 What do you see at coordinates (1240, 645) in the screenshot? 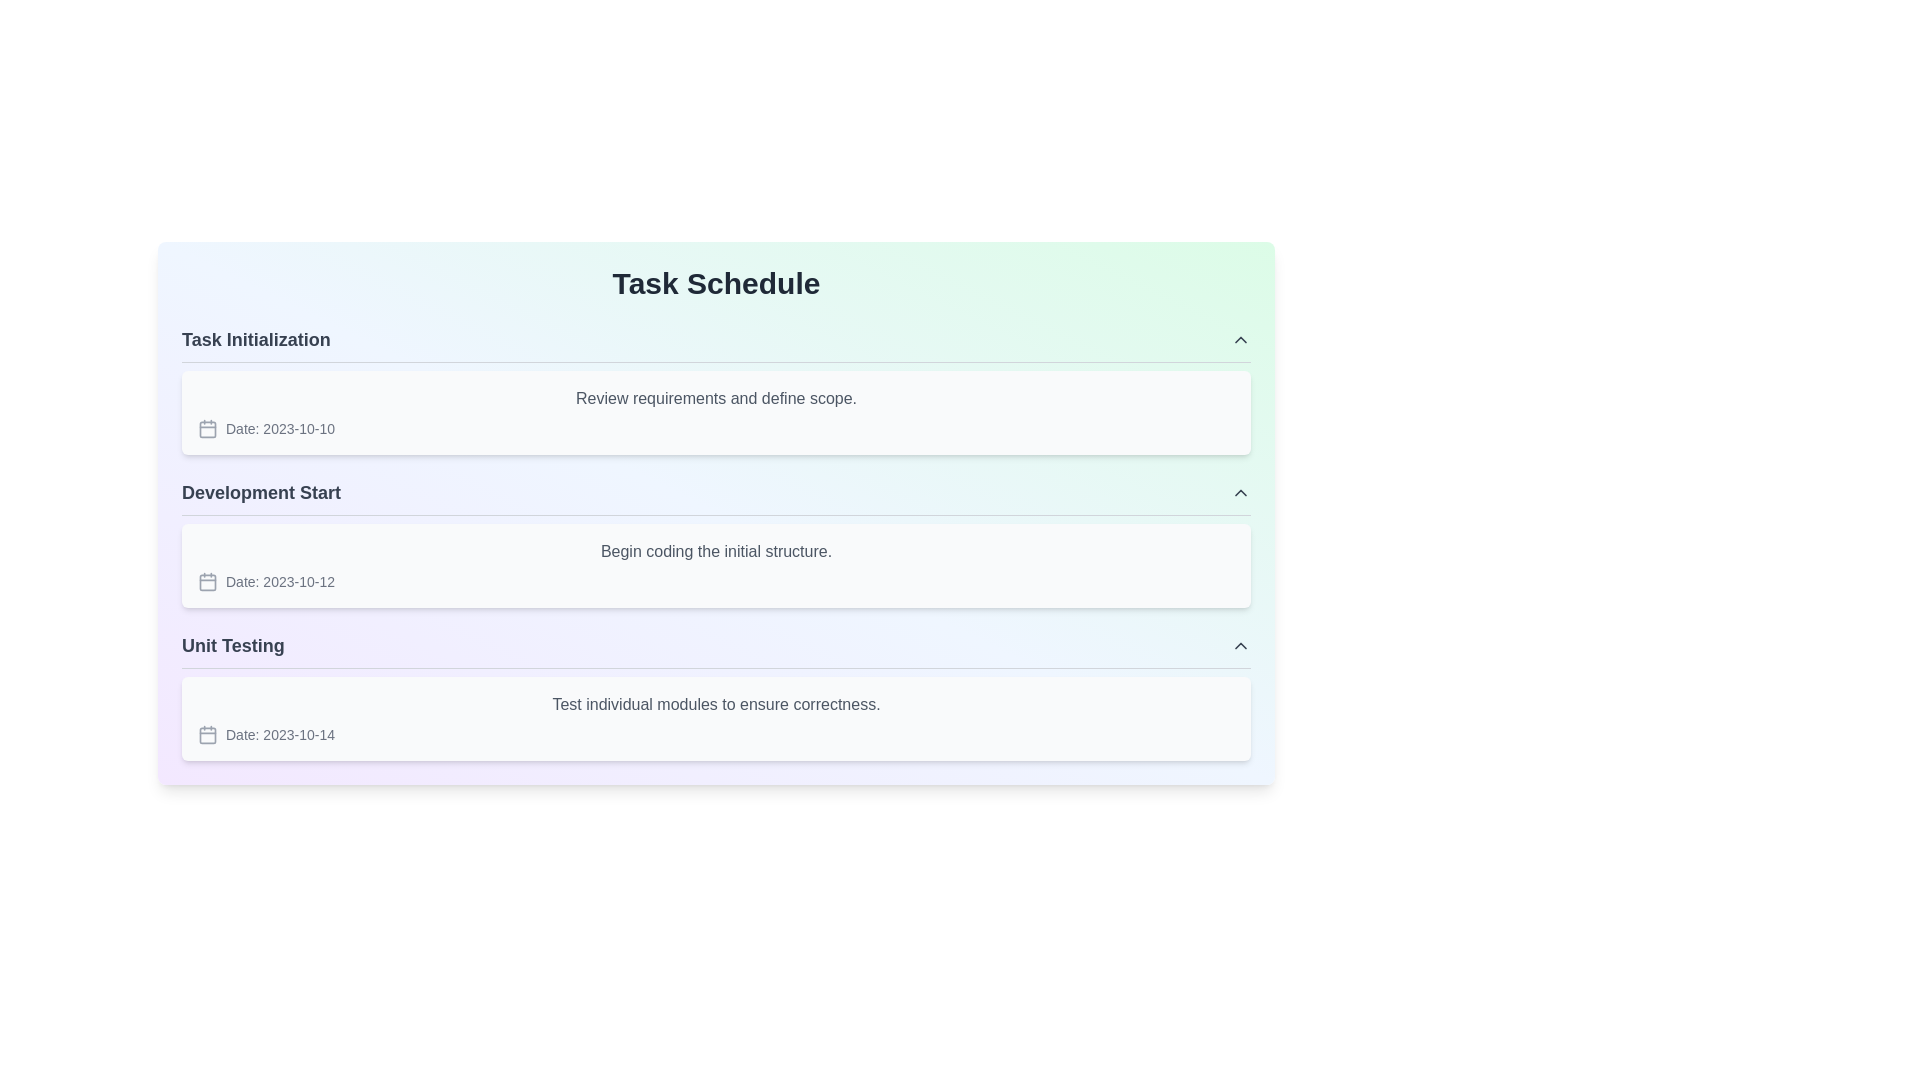
I see `the upward-facing chevron icon styled in gray, located in the upper-right corner of the 'Unit Testing' section header, to trigger interactive effects` at bounding box center [1240, 645].